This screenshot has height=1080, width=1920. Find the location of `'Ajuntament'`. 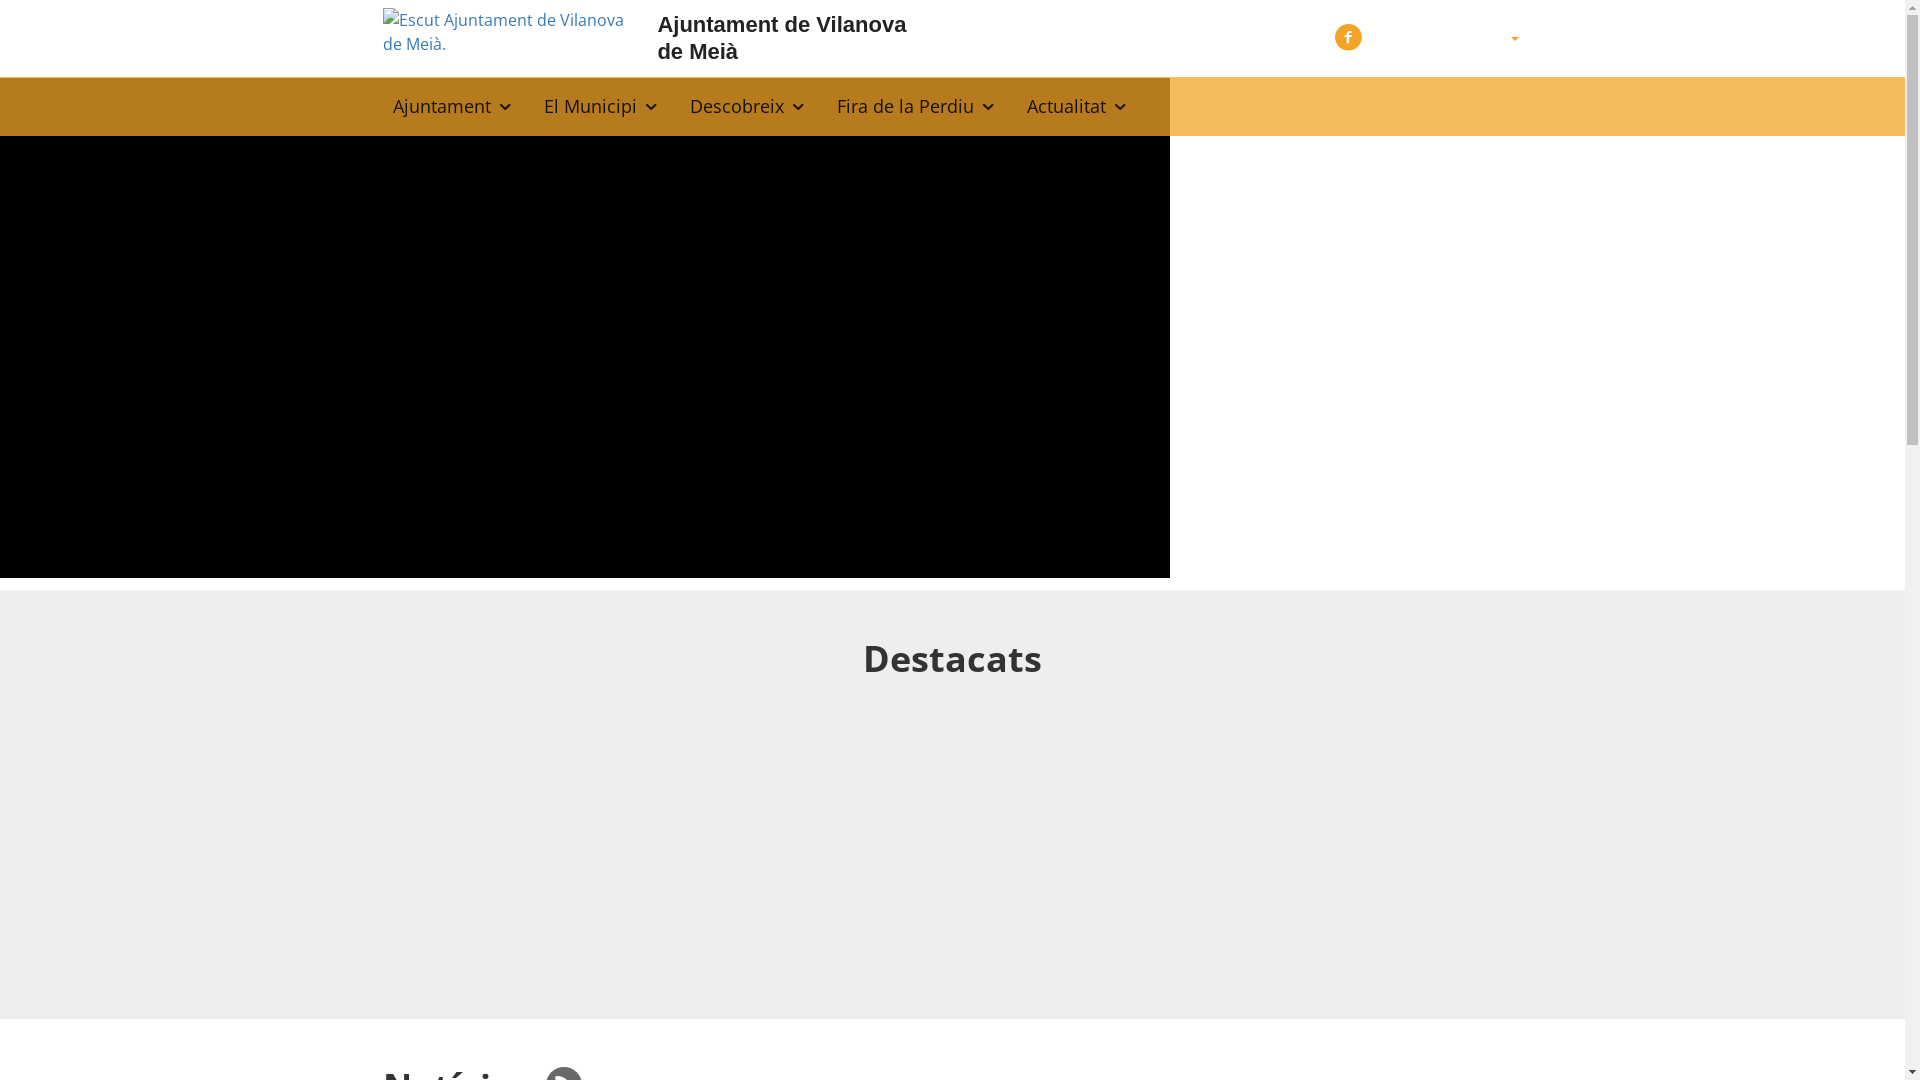

'Ajuntament' is located at coordinates (451, 106).